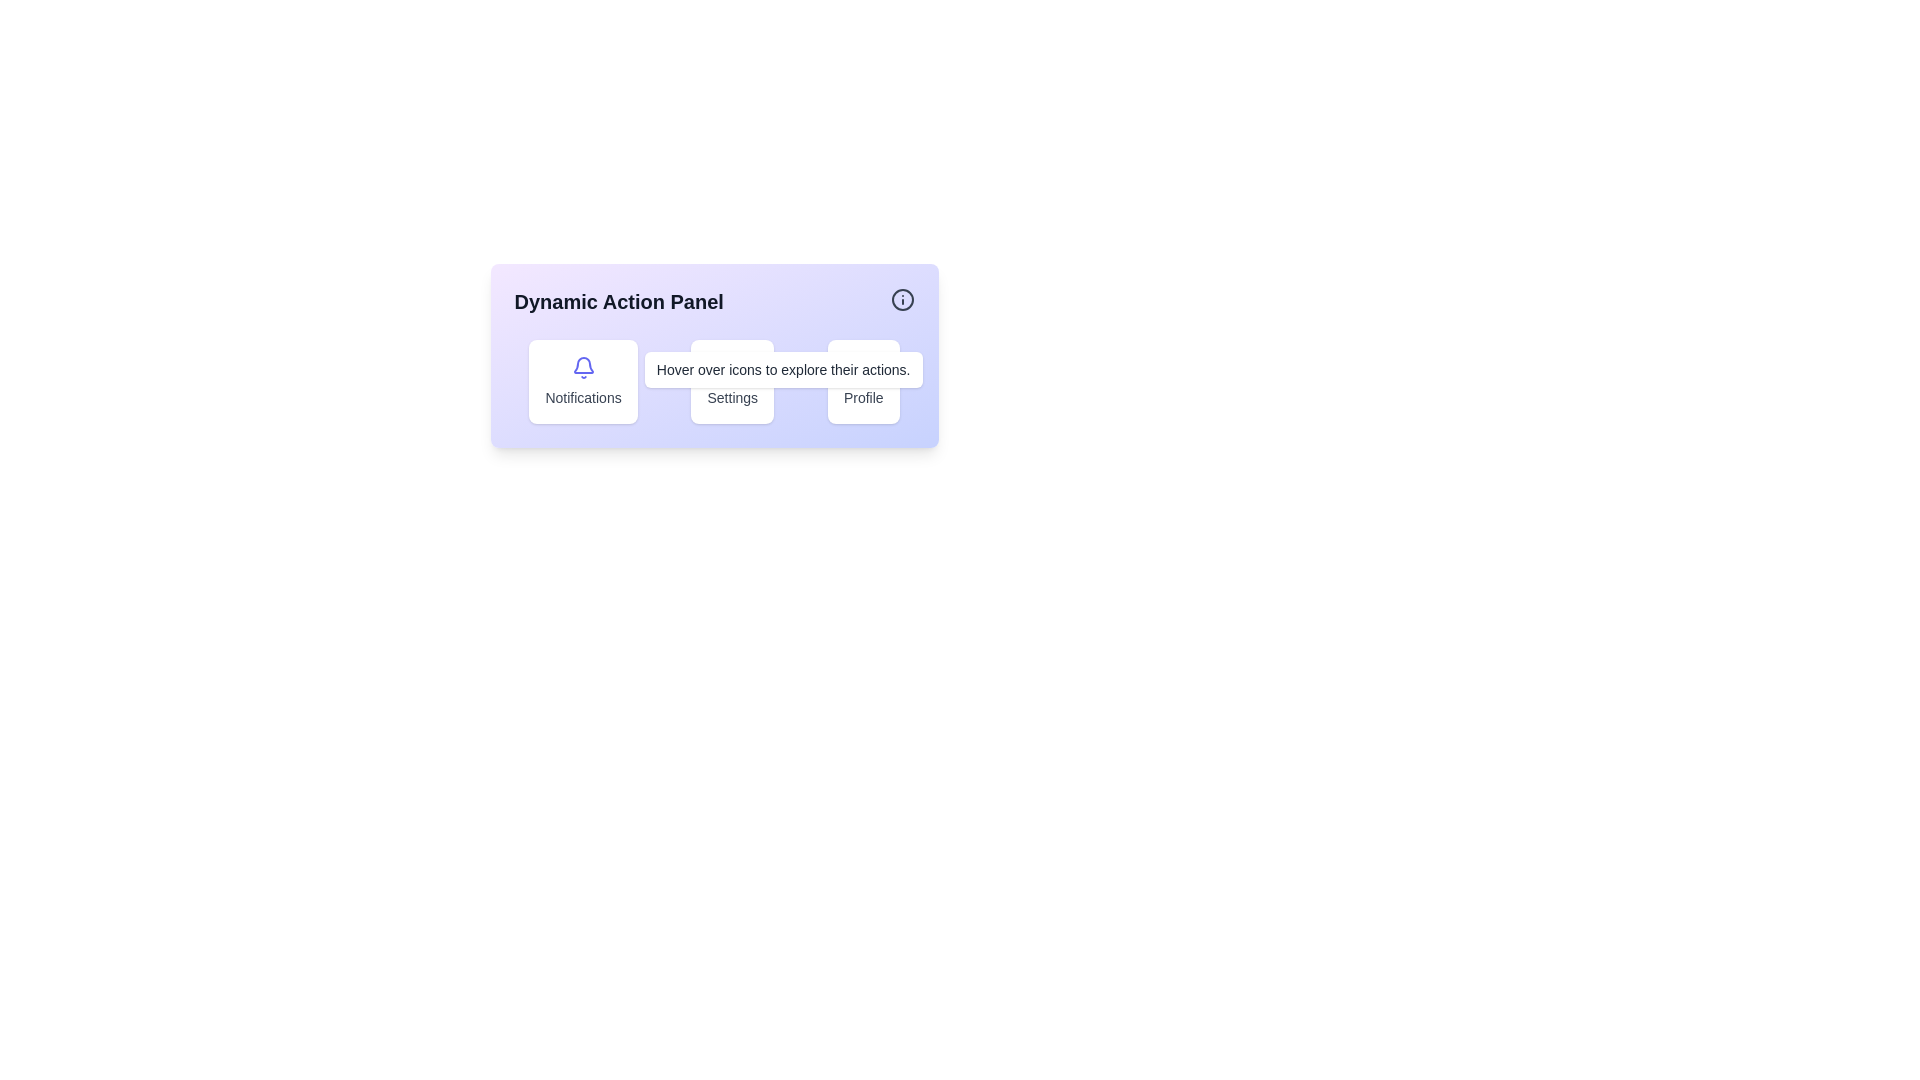  What do you see at coordinates (582, 367) in the screenshot?
I see `the Notifications icon located at the top of the Notifications card in the Dynamic Action Panel` at bounding box center [582, 367].